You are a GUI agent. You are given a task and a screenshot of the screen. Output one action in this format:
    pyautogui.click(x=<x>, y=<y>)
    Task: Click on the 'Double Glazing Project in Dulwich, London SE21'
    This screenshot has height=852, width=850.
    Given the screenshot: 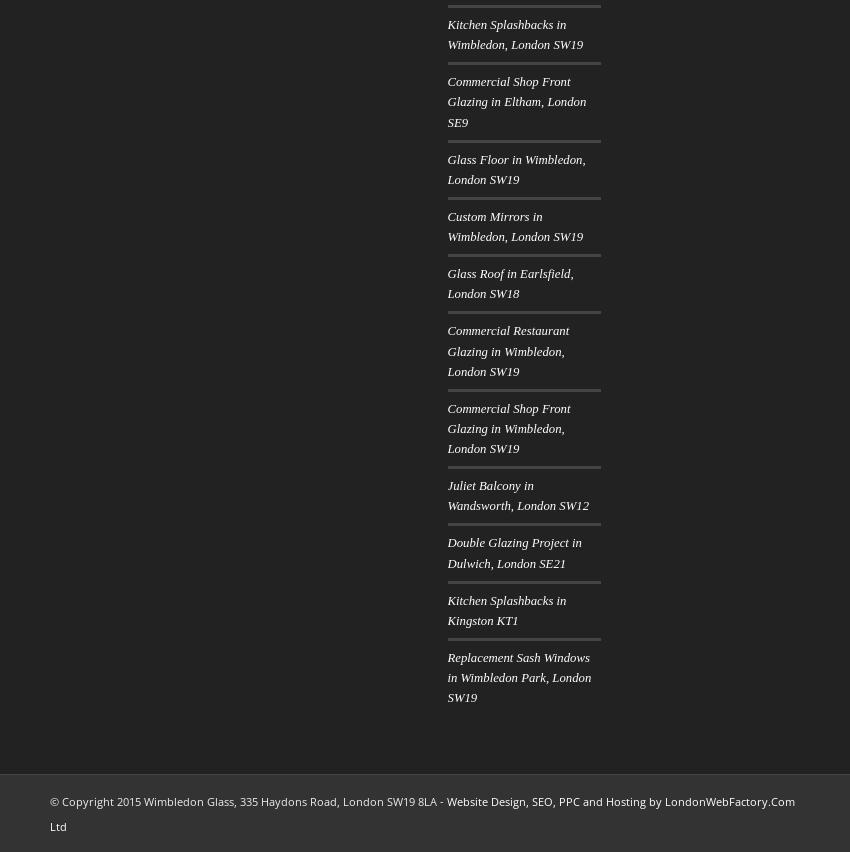 What is the action you would take?
    pyautogui.click(x=512, y=553)
    